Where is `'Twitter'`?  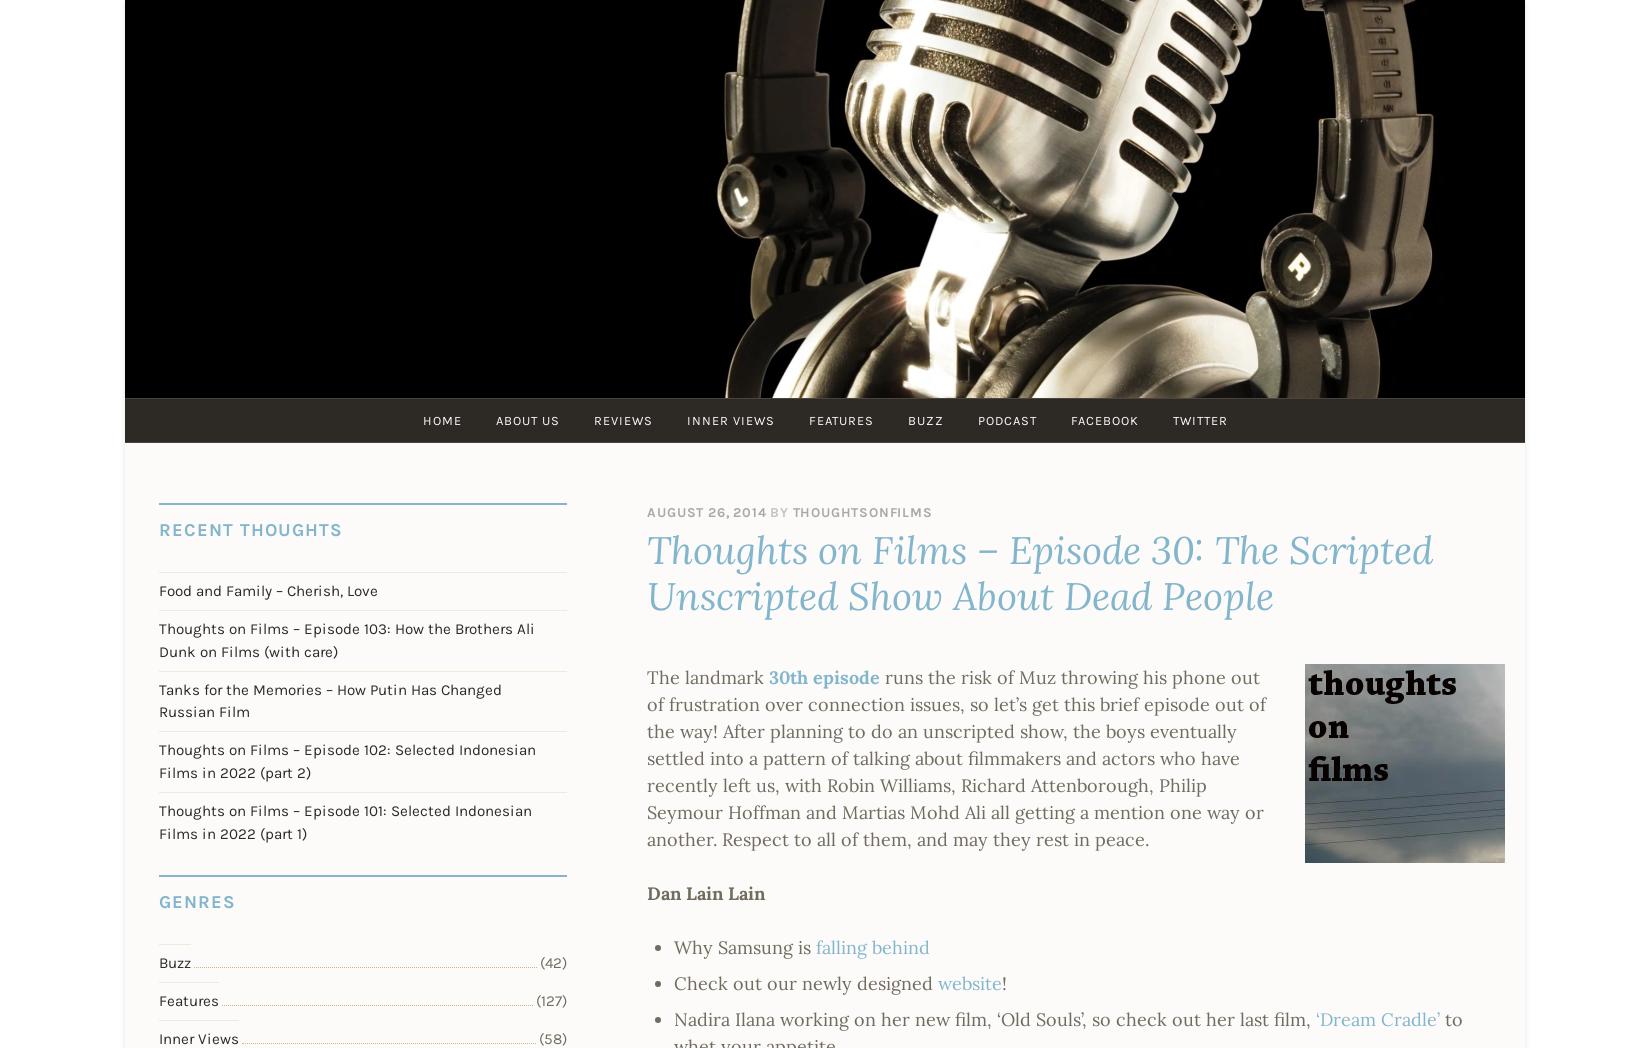
'Twitter' is located at coordinates (1199, 420).